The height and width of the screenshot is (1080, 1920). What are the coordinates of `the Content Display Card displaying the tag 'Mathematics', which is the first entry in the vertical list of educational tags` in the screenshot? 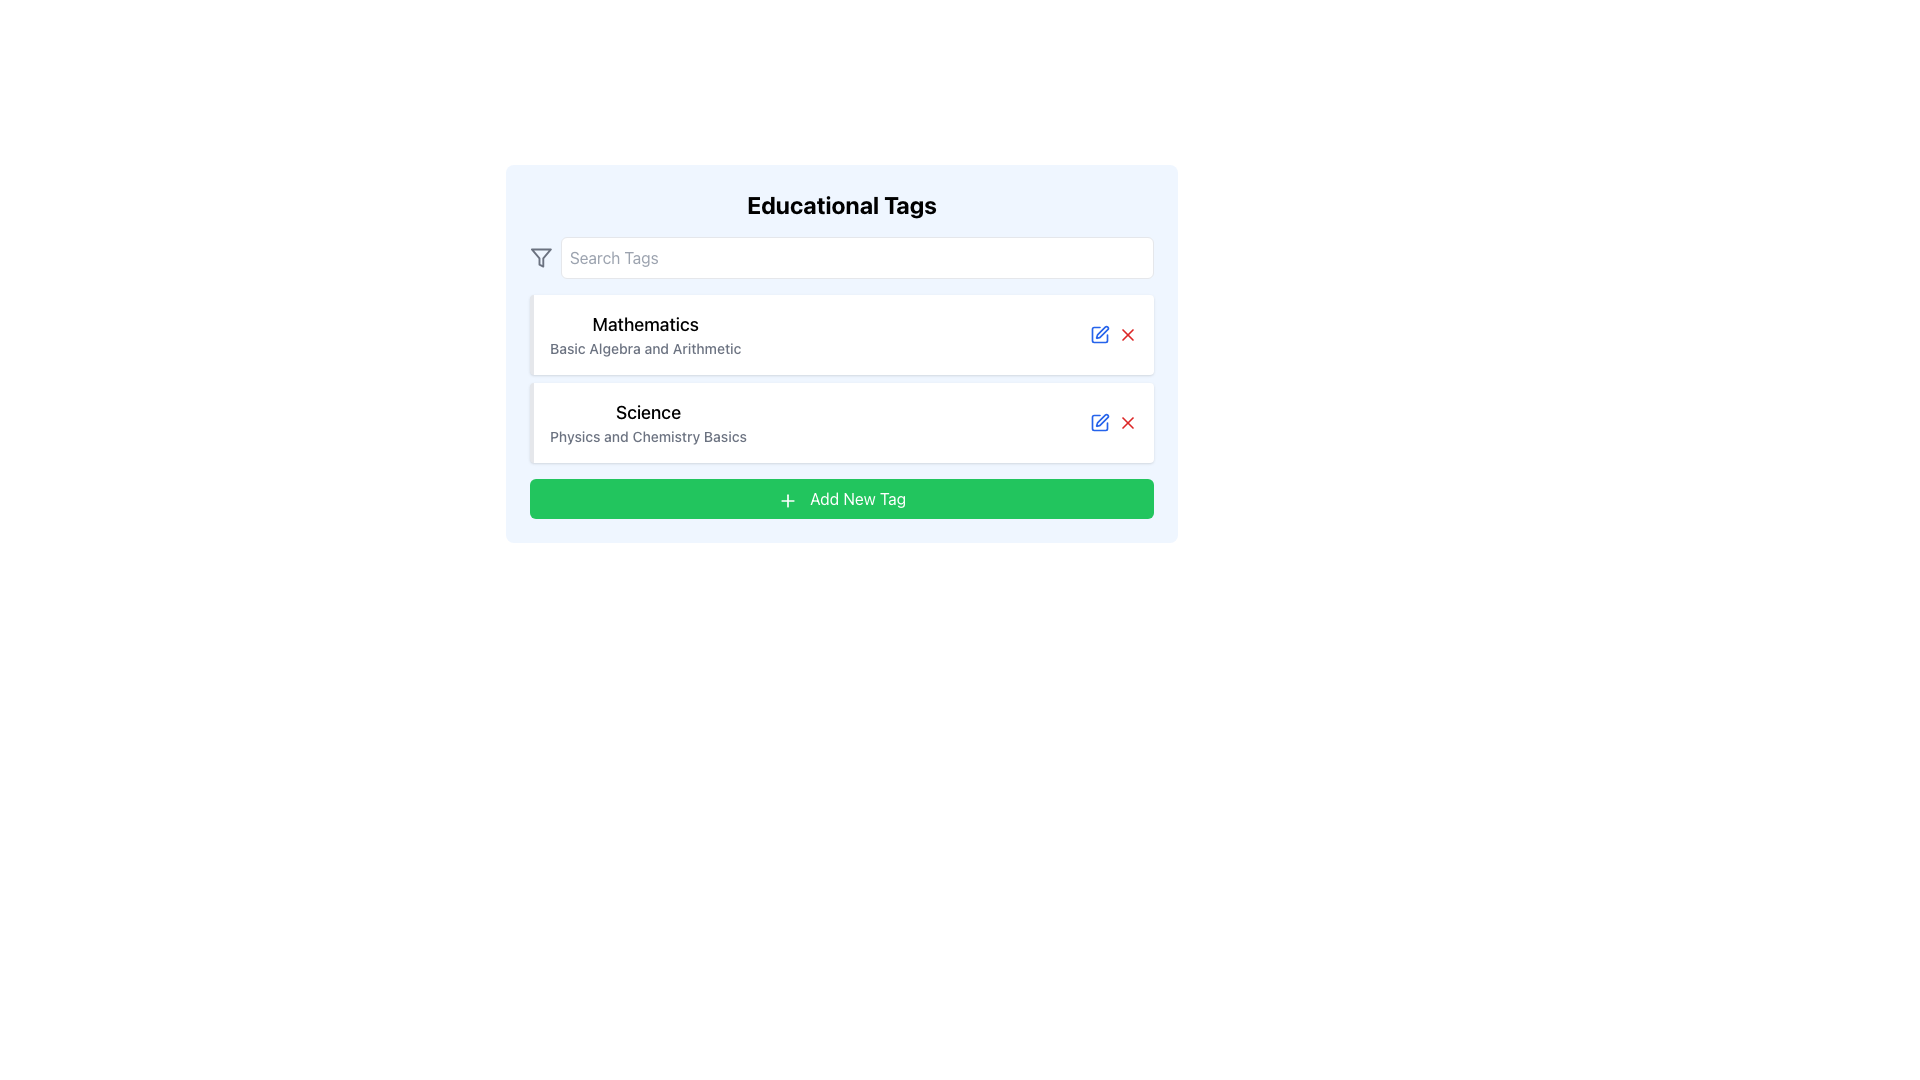 It's located at (841, 353).